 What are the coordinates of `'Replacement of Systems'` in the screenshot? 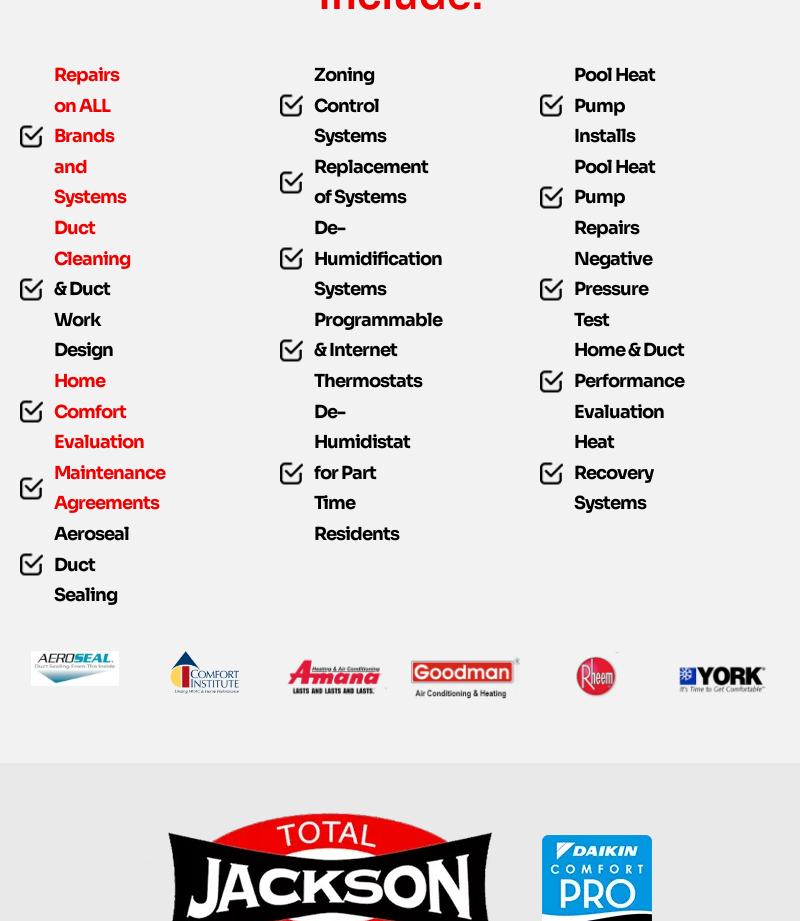 It's located at (369, 221).